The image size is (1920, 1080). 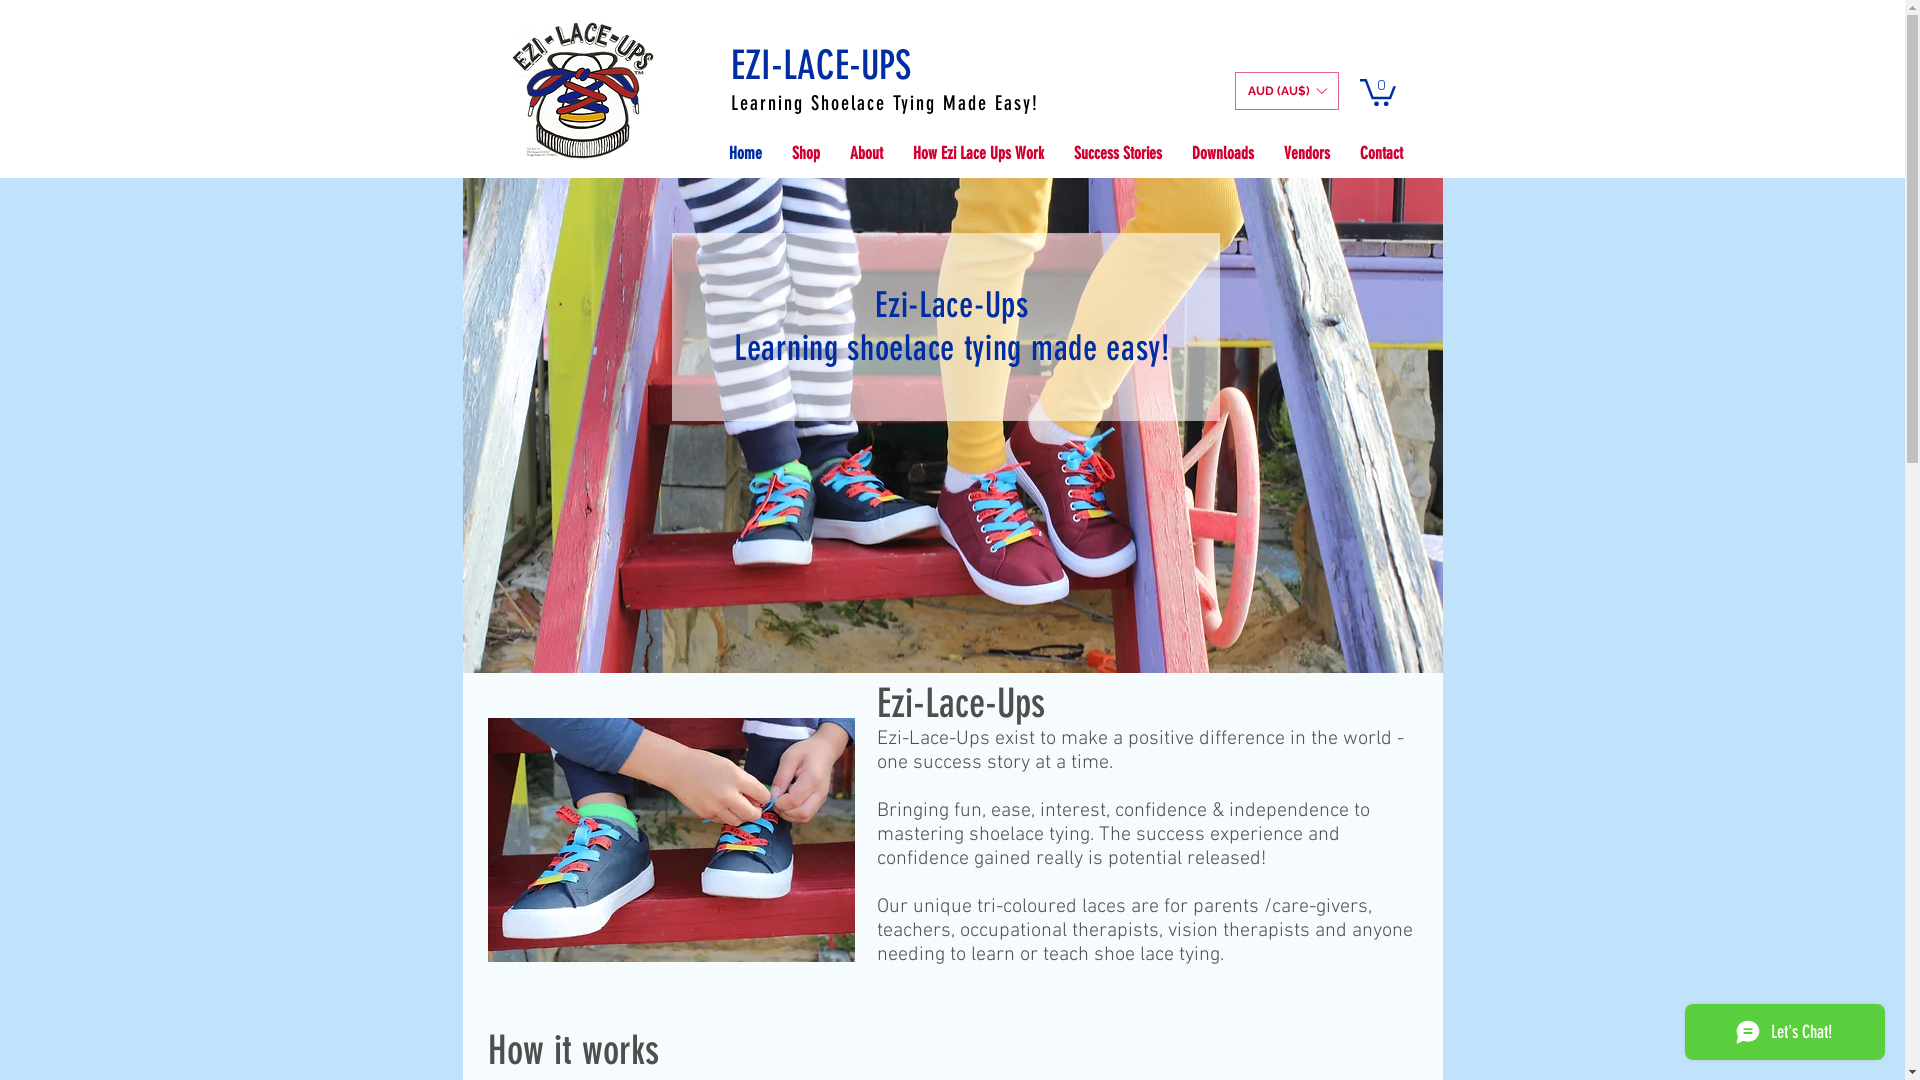 I want to click on 'Vendors', so click(x=1305, y=152).